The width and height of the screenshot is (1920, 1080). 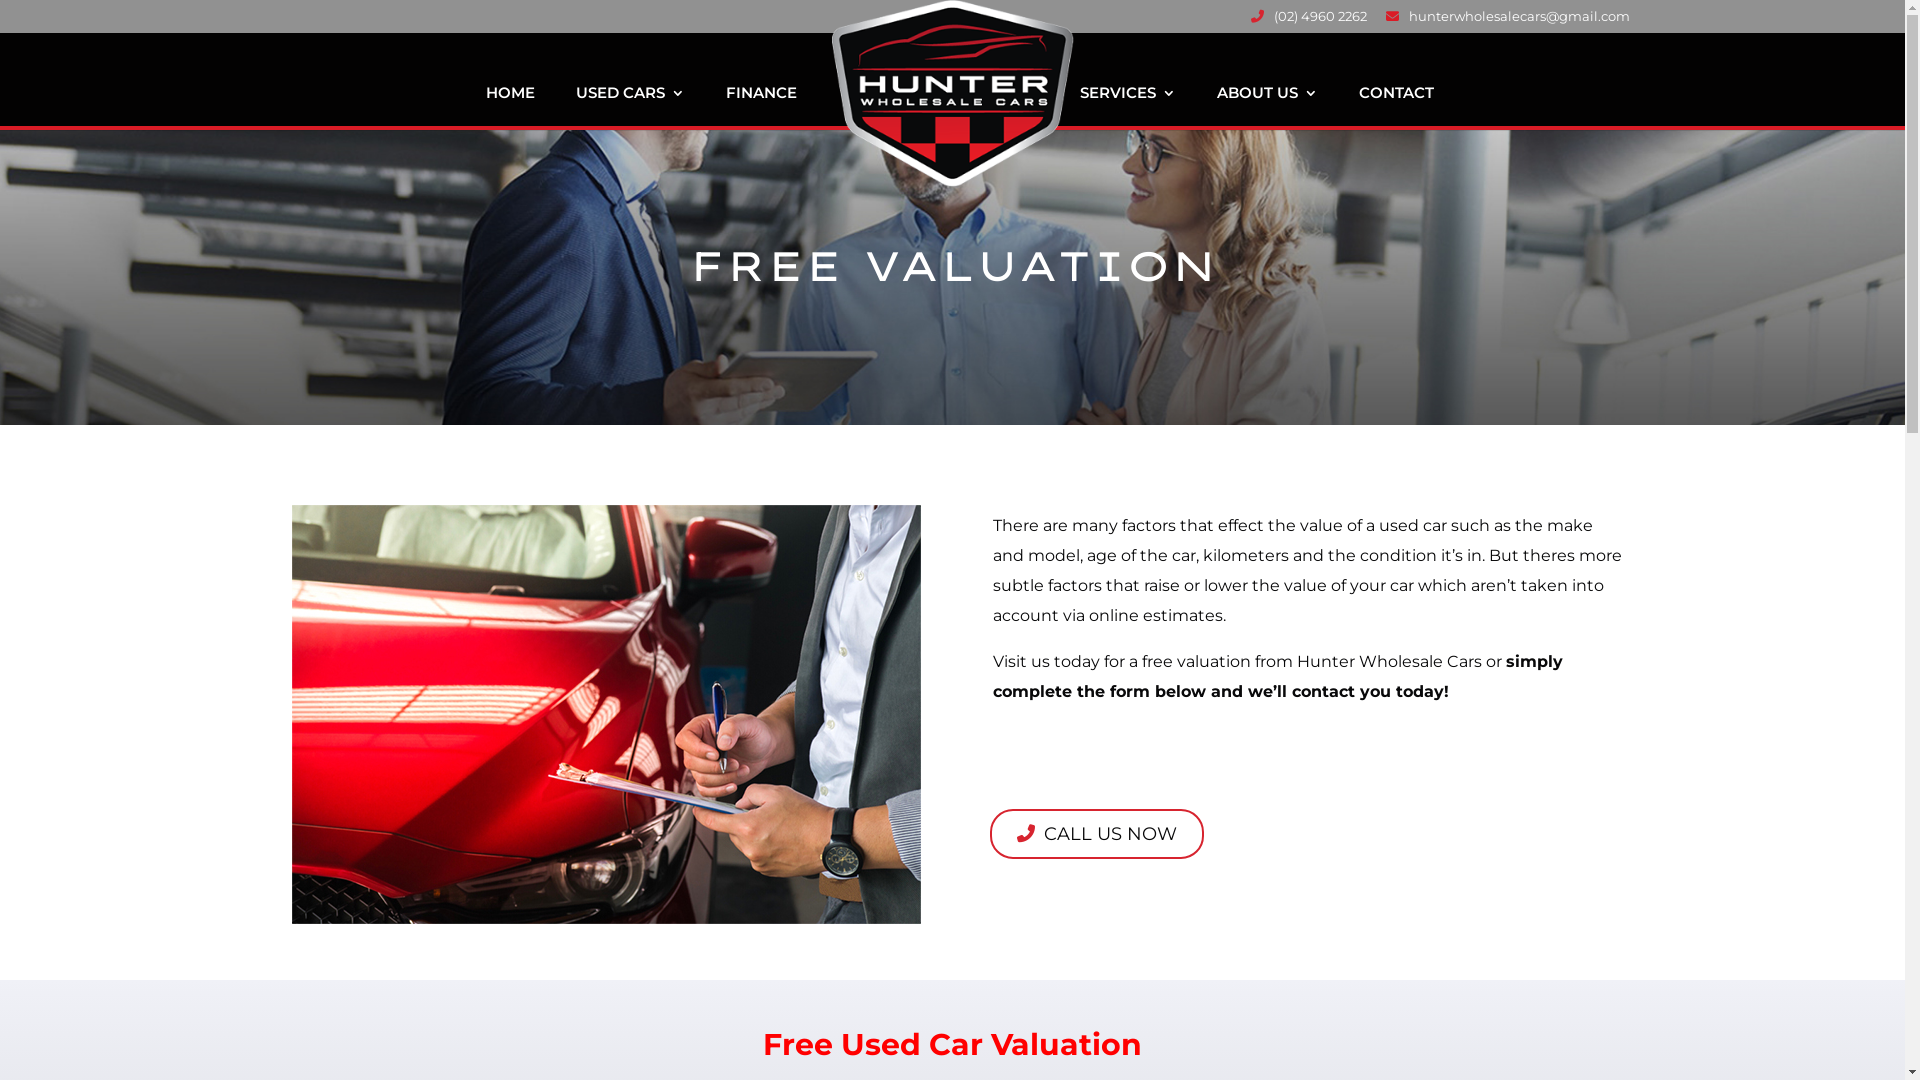 I want to click on 'FINANCE', so click(x=760, y=108).